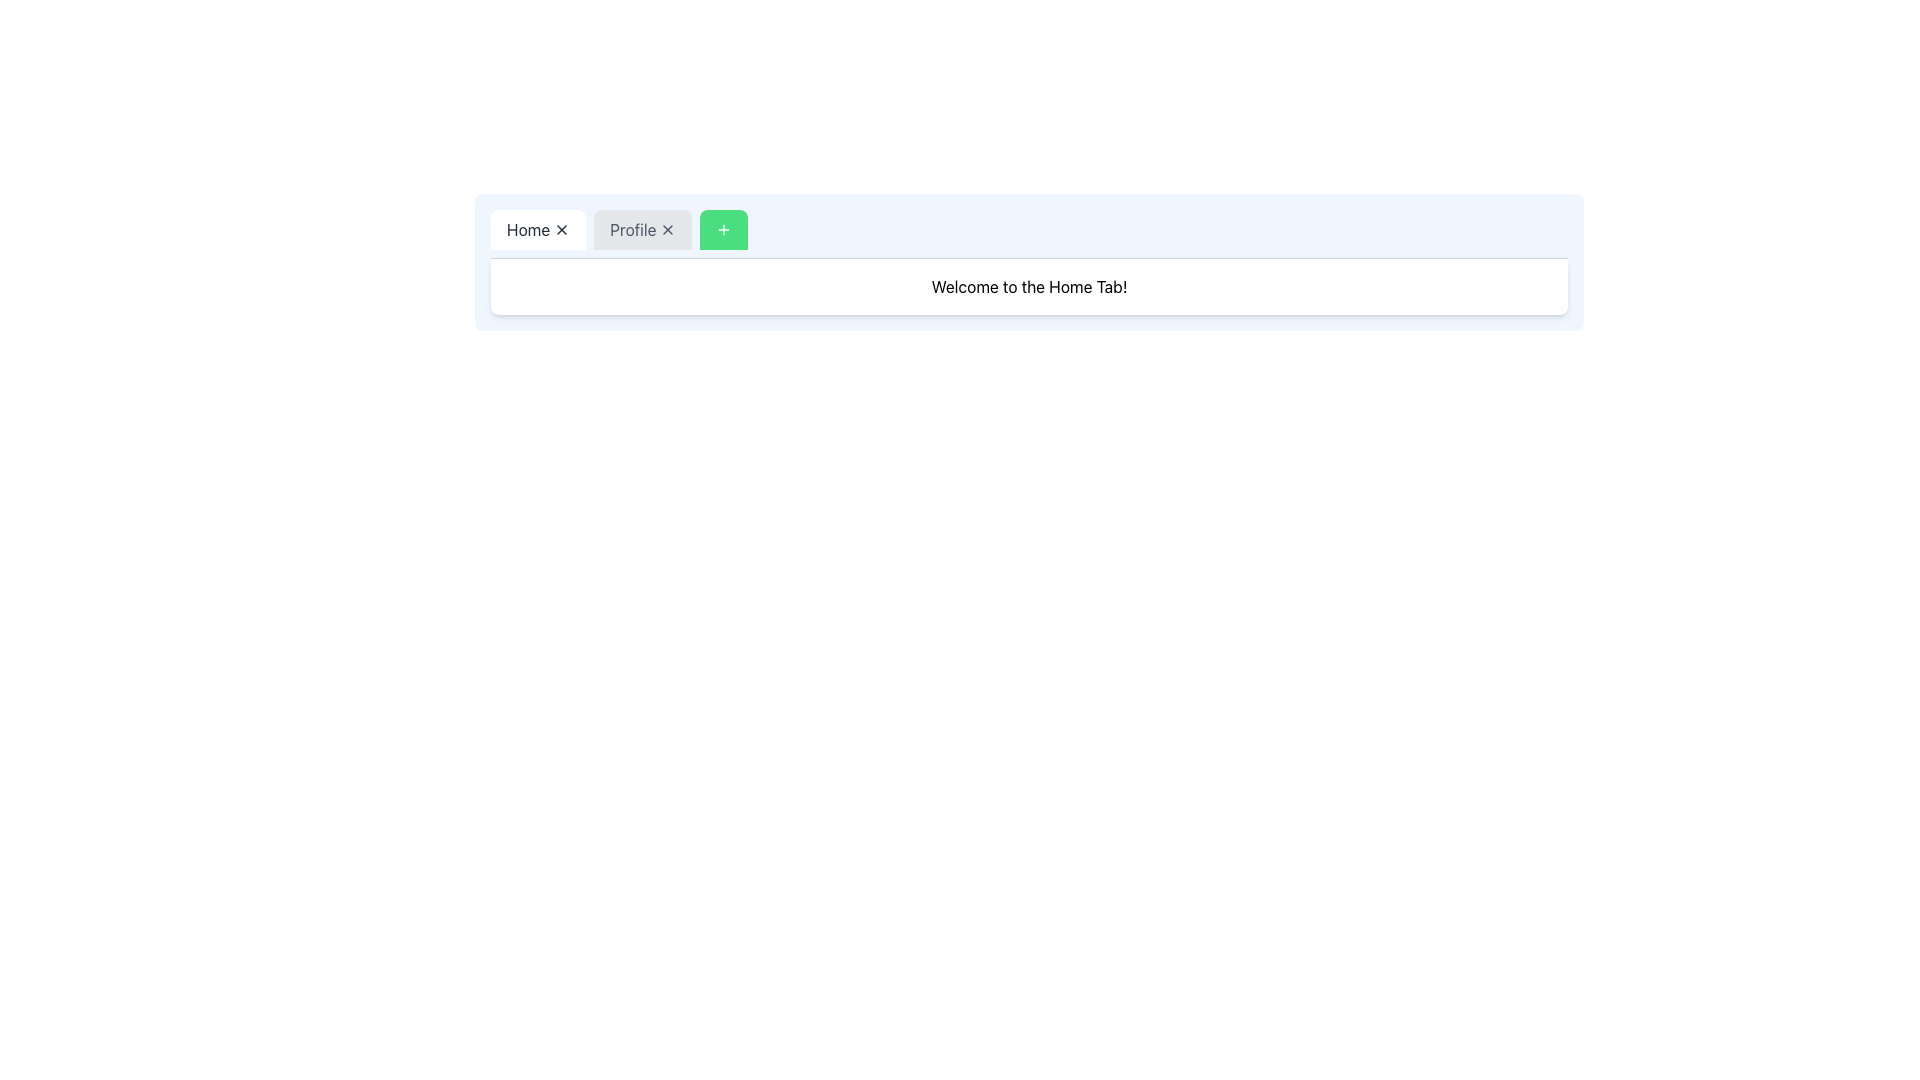 Image resolution: width=1920 pixels, height=1080 pixels. What do you see at coordinates (668, 229) in the screenshot?
I see `the minimalistic 'X' icon in the 'Profile' tab to change its color to red, indicating a delete or close action` at bounding box center [668, 229].